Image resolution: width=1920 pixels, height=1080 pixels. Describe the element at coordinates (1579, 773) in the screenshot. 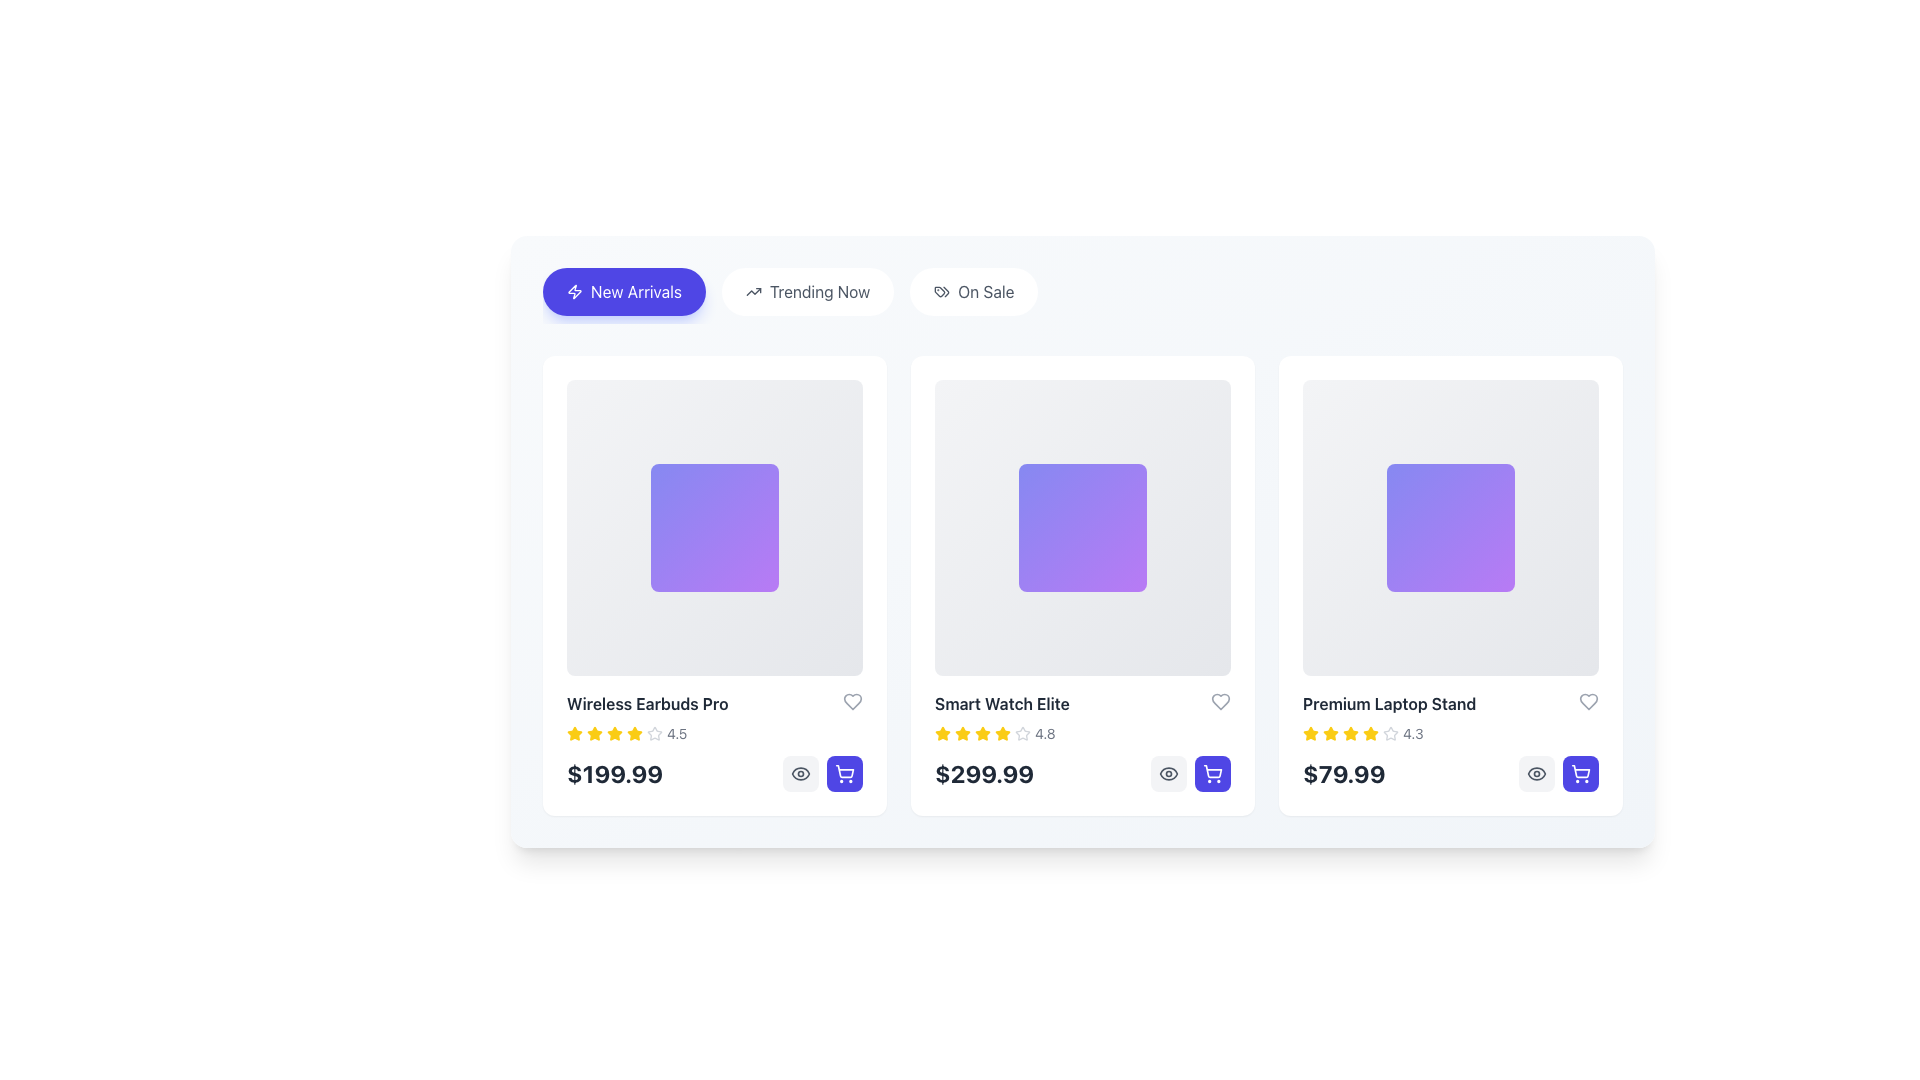

I see `the 'Add to Cart' icon located at the bottom-right corner of the product card for the 'Premium Laptop Stand' to trigger the tooltip` at that location.